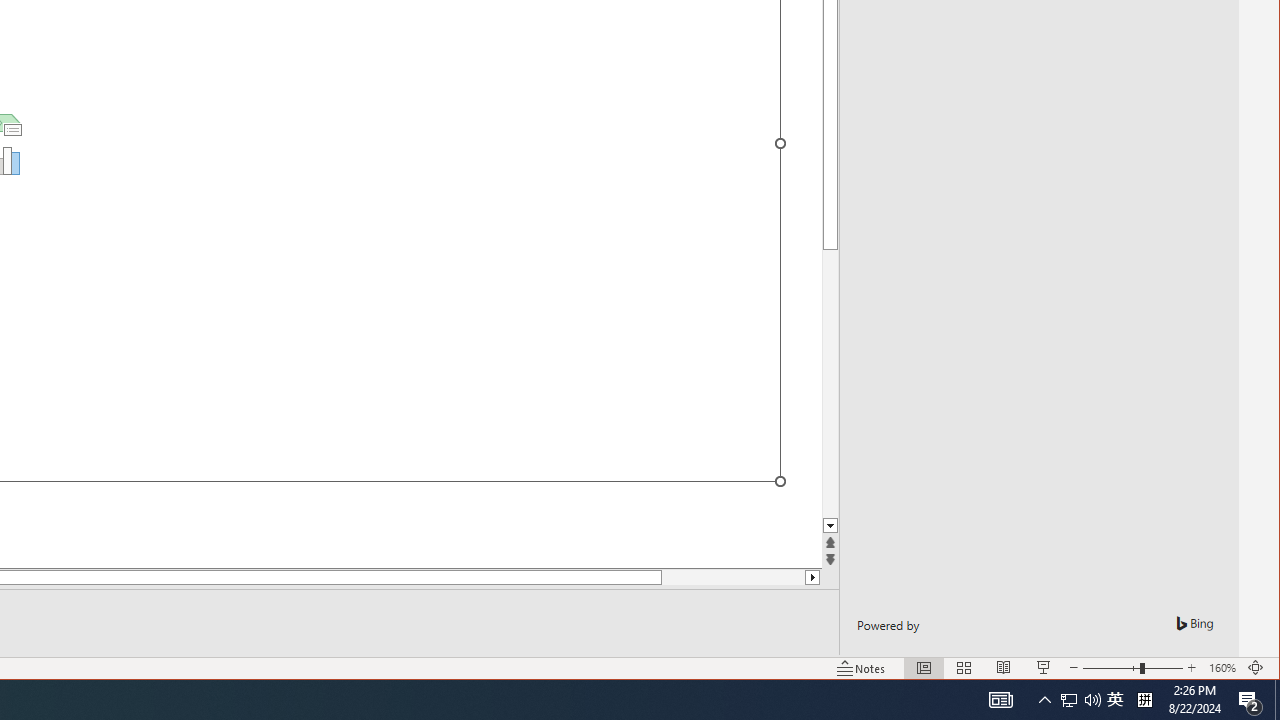 This screenshot has height=720, width=1280. Describe the element at coordinates (1221, 668) in the screenshot. I see `'Zoom 160%'` at that location.